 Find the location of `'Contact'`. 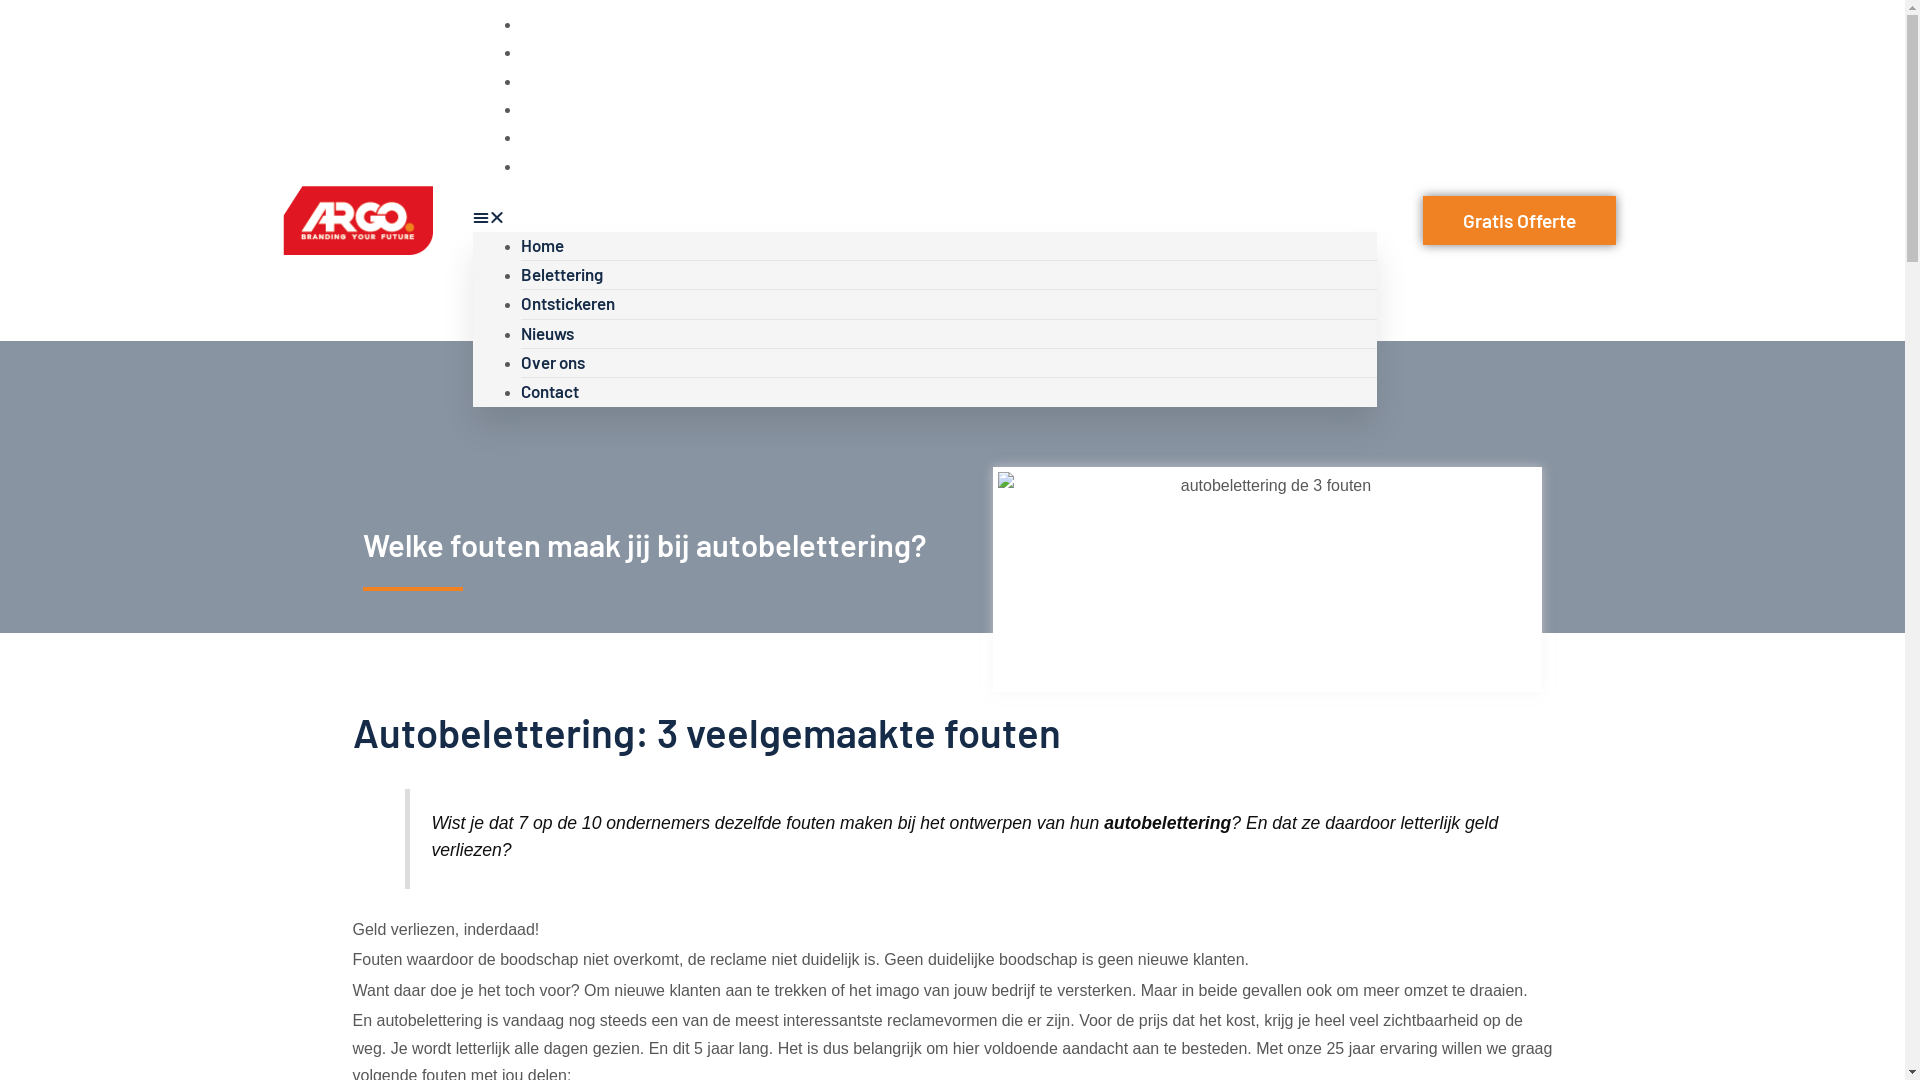

'Contact' is located at coordinates (519, 164).